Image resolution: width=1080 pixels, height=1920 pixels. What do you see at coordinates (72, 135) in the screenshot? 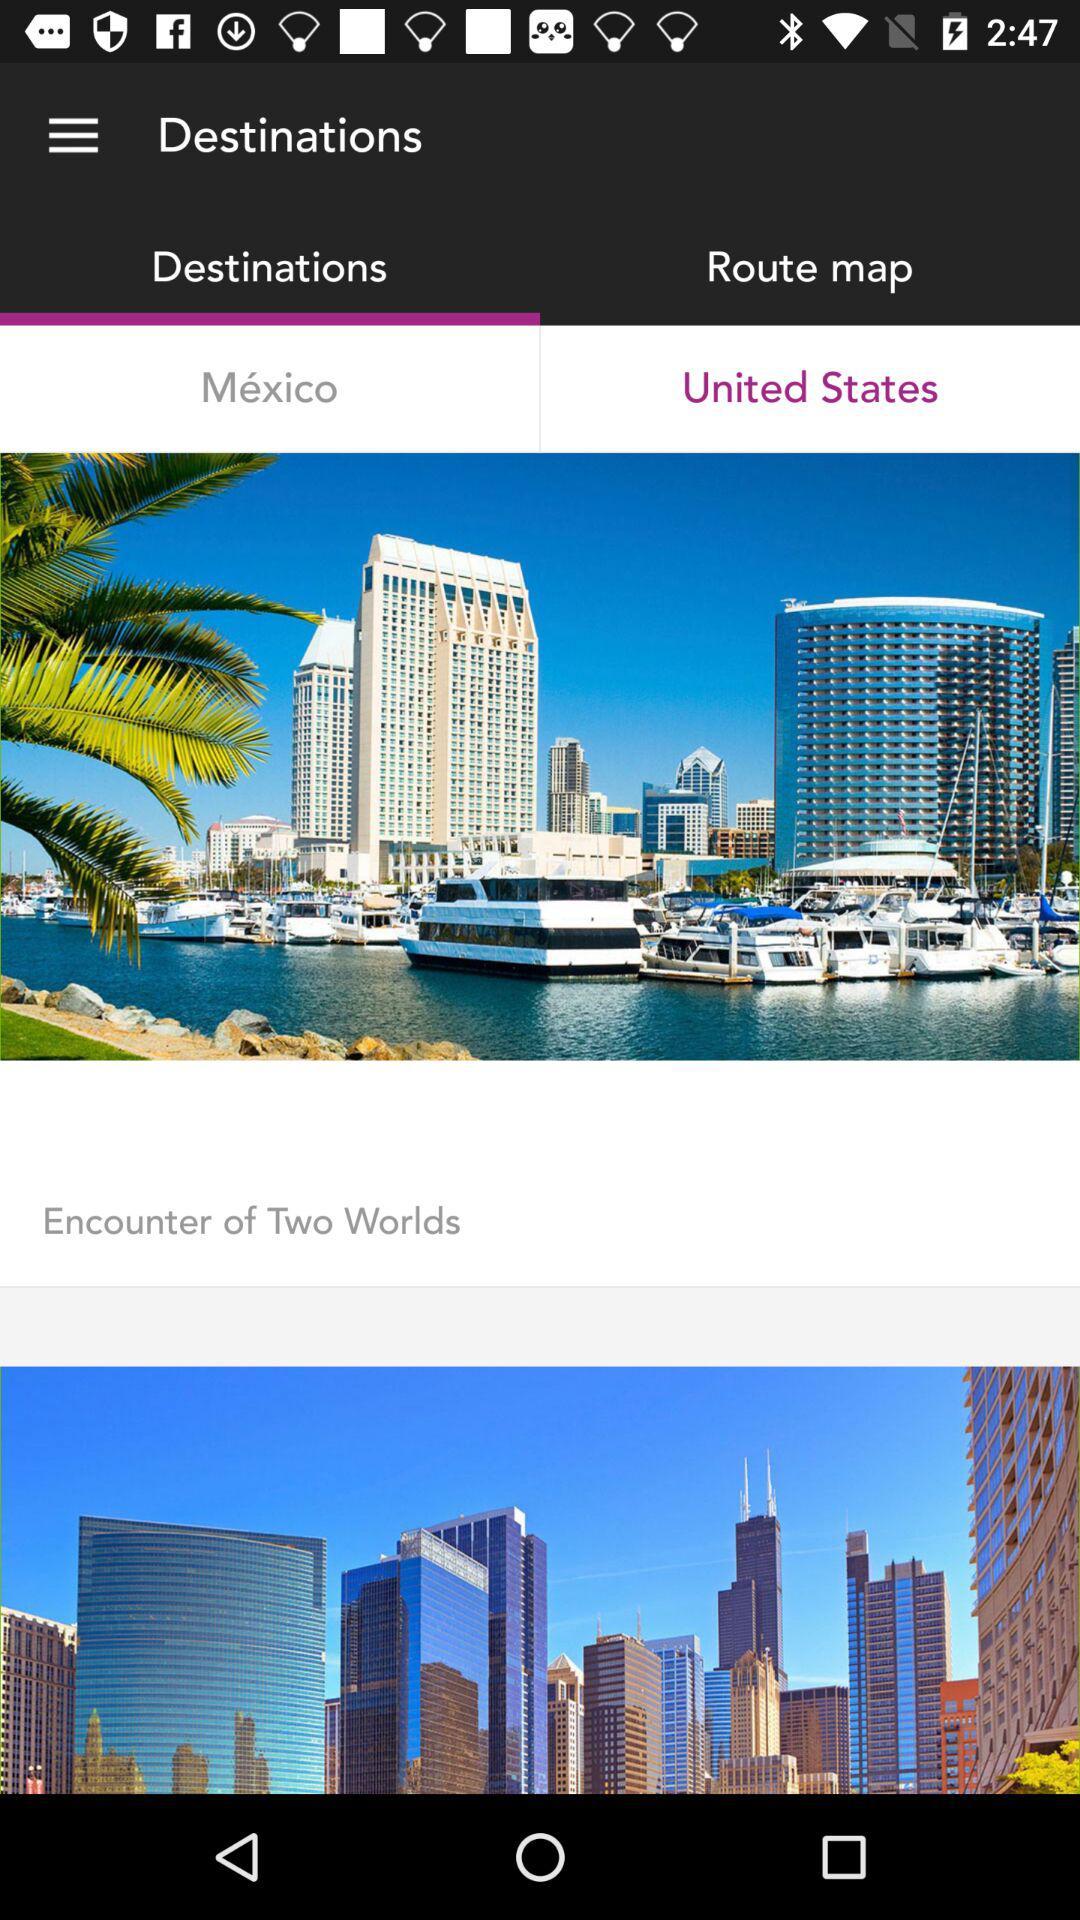
I see `the icon next to the destinations` at bounding box center [72, 135].